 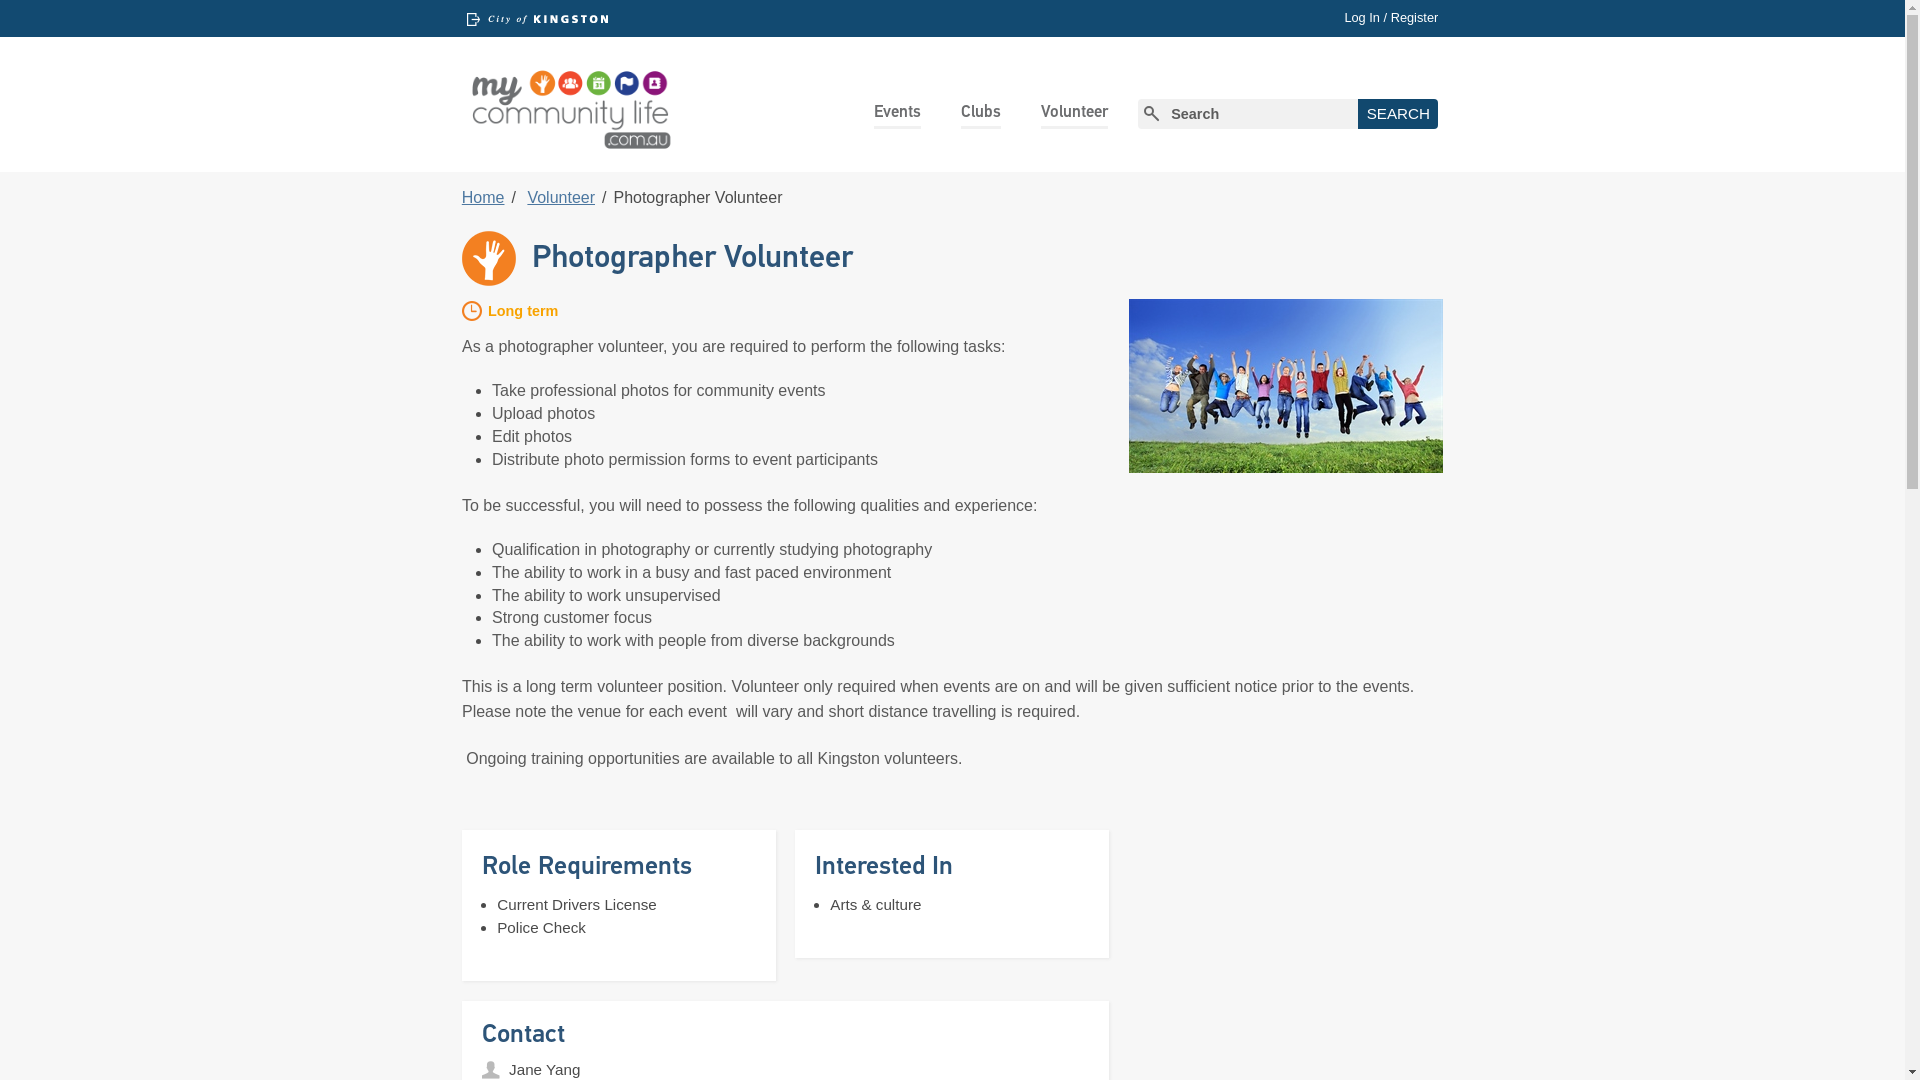 I want to click on 'Home', so click(x=483, y=197).